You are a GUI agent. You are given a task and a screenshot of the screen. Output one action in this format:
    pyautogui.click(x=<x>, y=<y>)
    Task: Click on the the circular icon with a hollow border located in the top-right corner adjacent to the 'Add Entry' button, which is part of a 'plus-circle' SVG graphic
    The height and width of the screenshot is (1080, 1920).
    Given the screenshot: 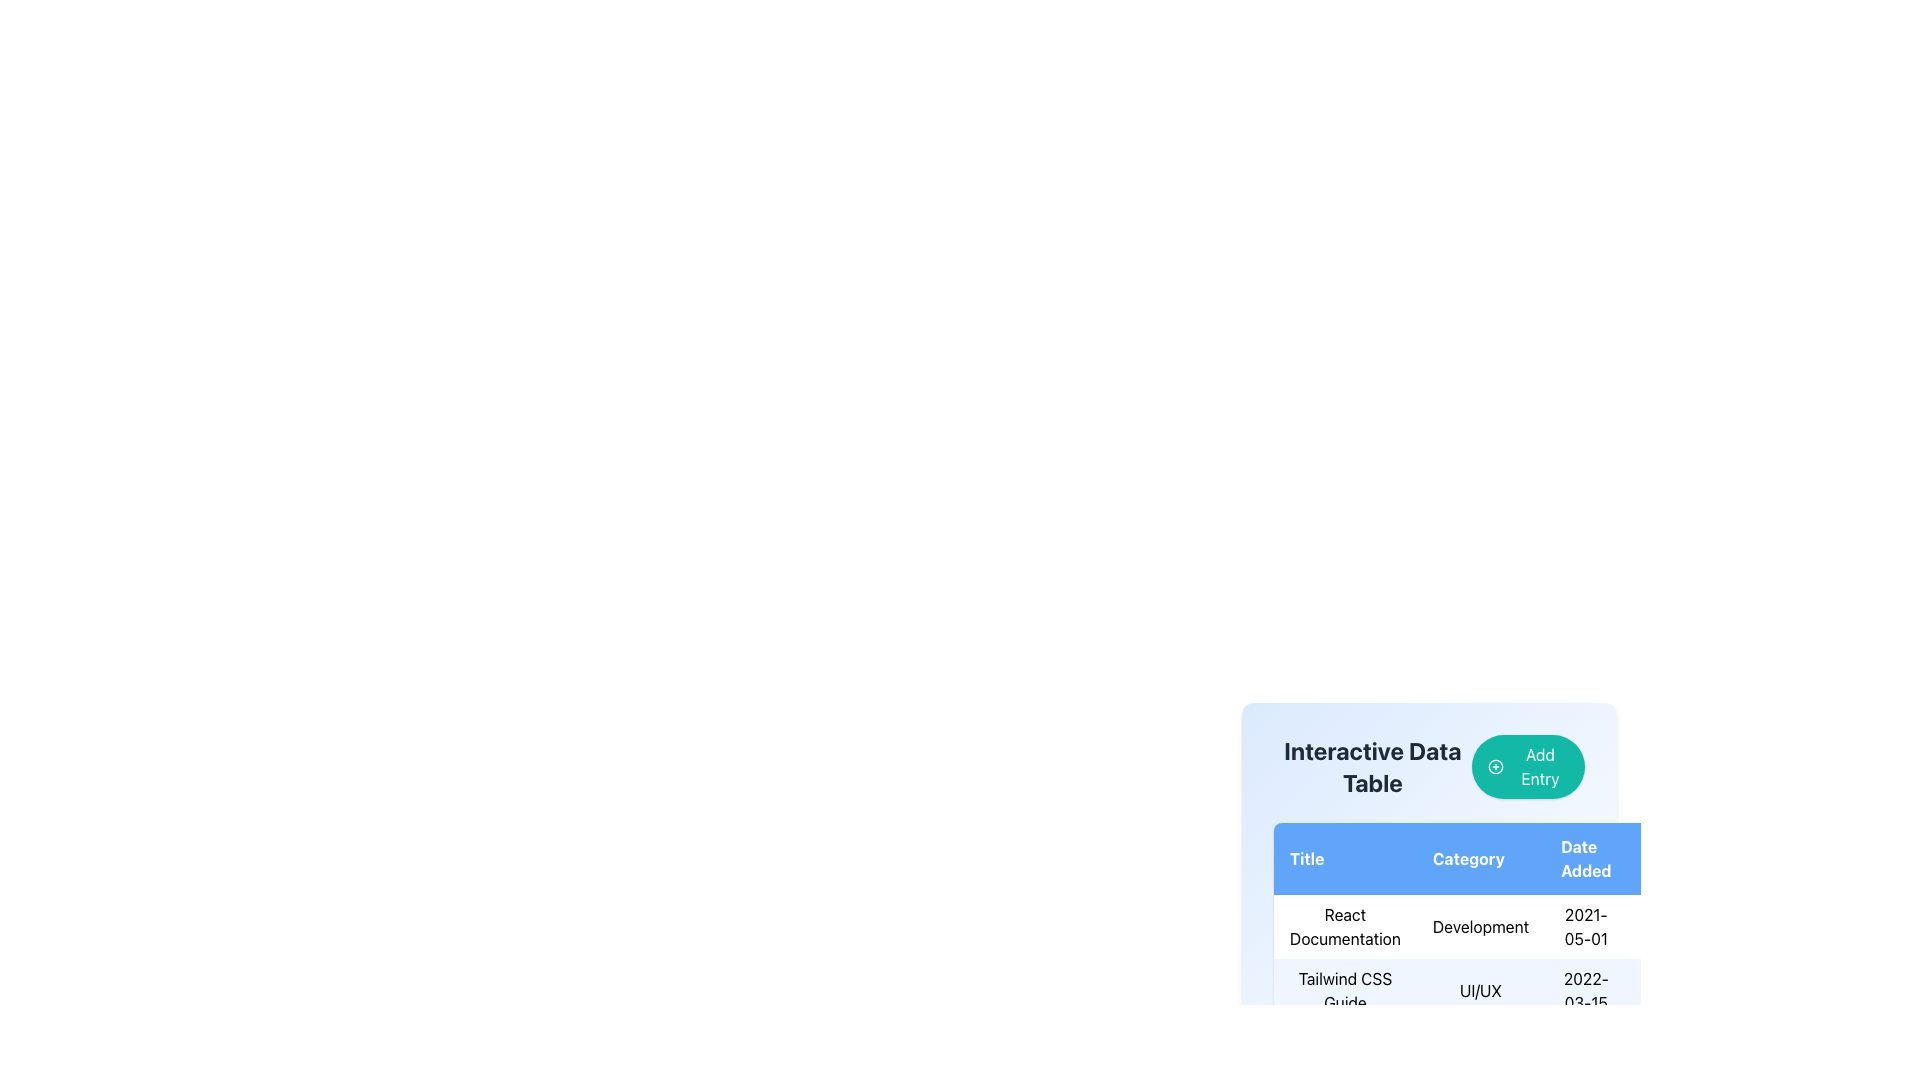 What is the action you would take?
    pyautogui.click(x=1495, y=766)
    